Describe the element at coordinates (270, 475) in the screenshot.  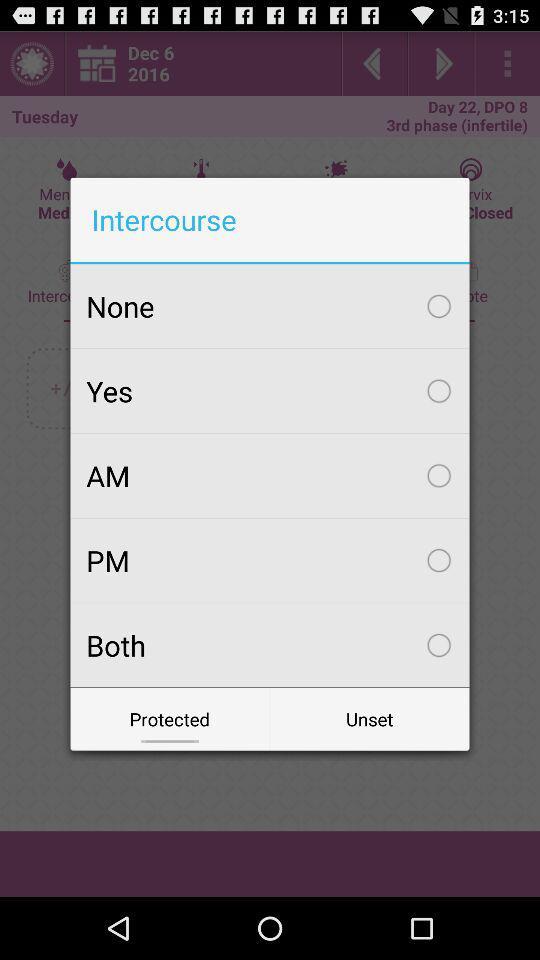
I see `icon below the yes checkbox` at that location.